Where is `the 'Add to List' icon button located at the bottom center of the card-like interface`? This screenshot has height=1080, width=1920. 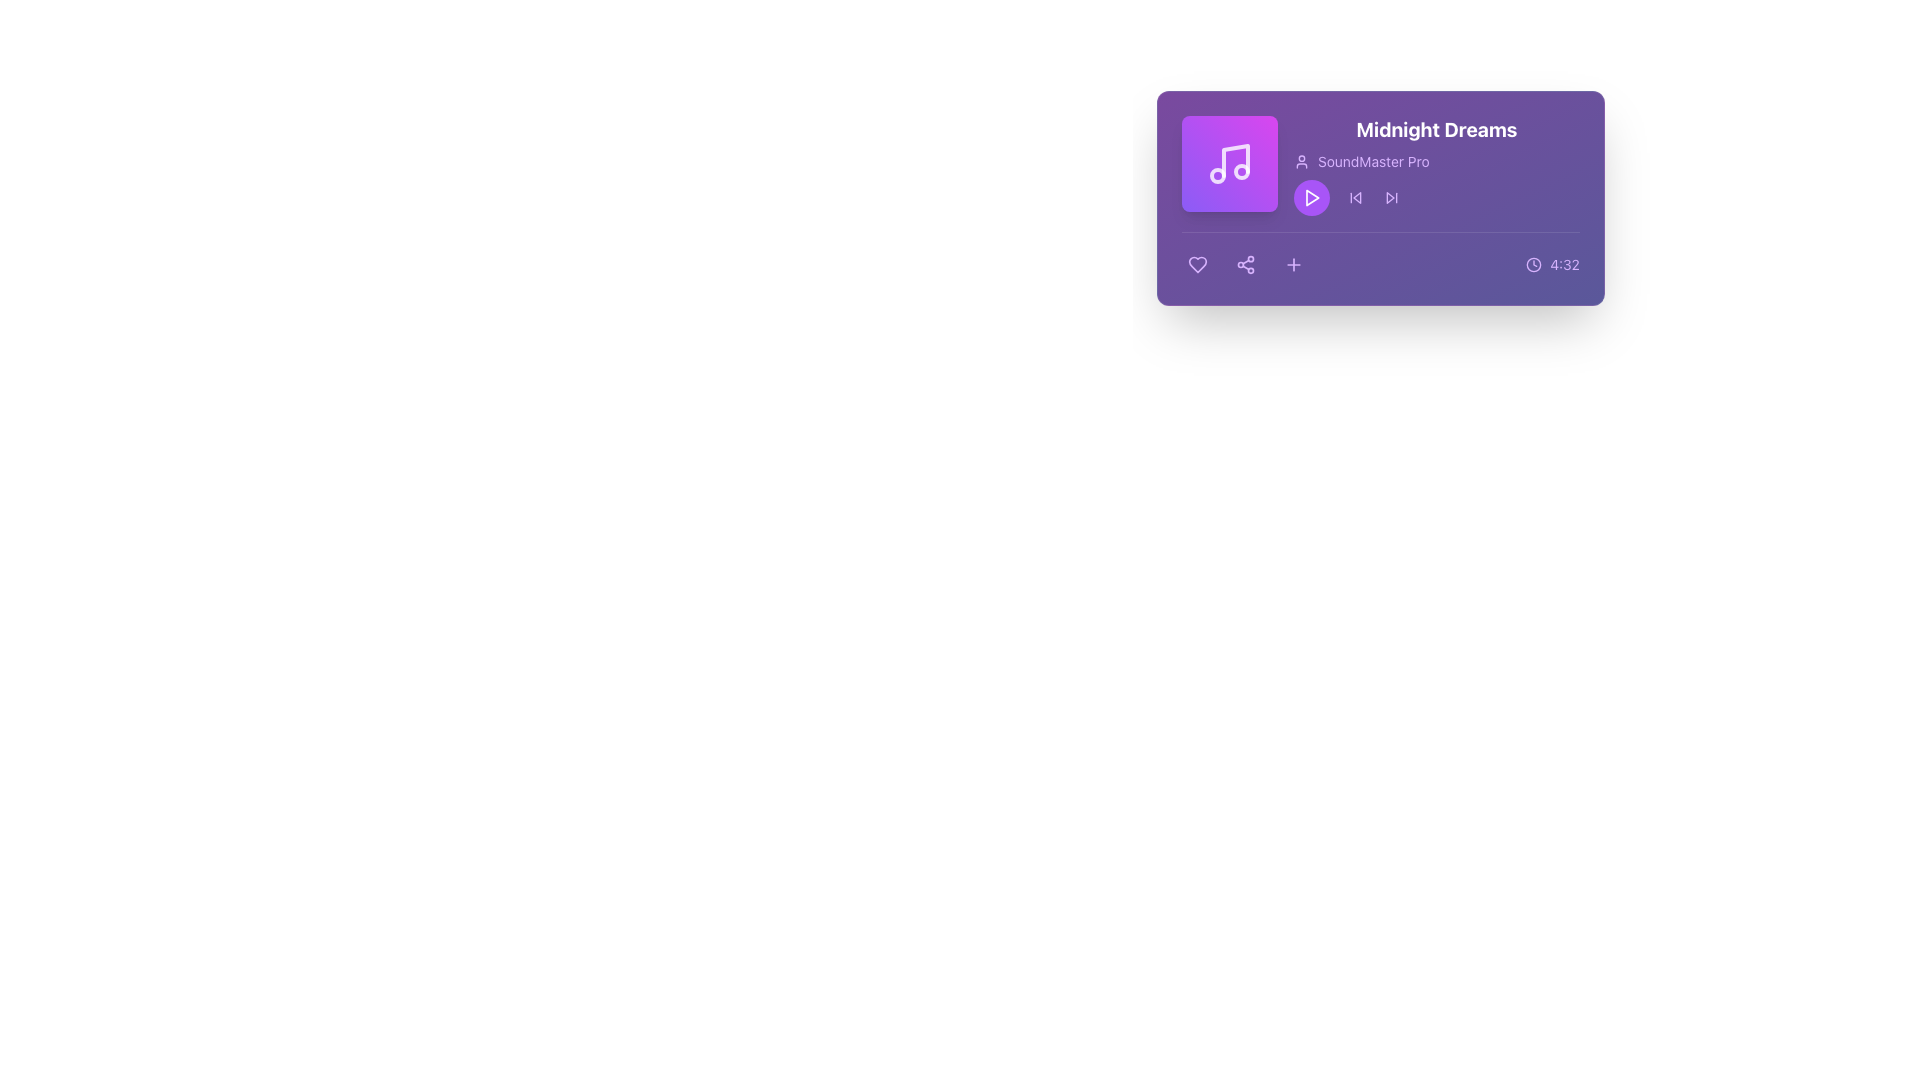
the 'Add to List' icon button located at the bottom center of the card-like interface is located at coordinates (1294, 264).